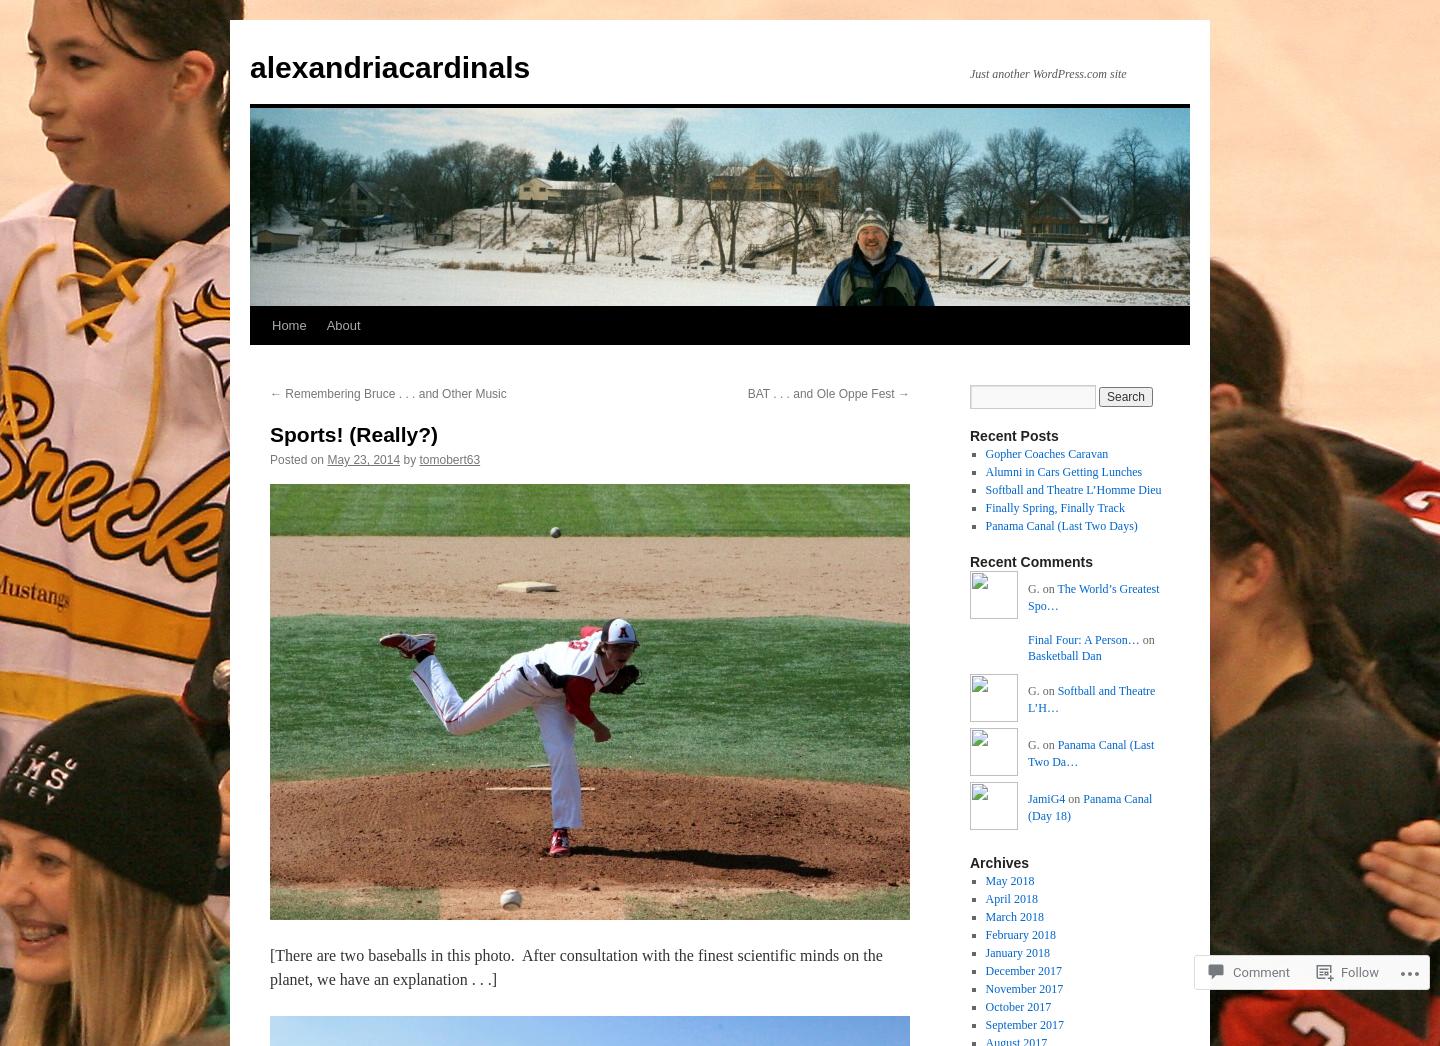  I want to click on 'Panama Canal (Last Two Days)', so click(983, 525).